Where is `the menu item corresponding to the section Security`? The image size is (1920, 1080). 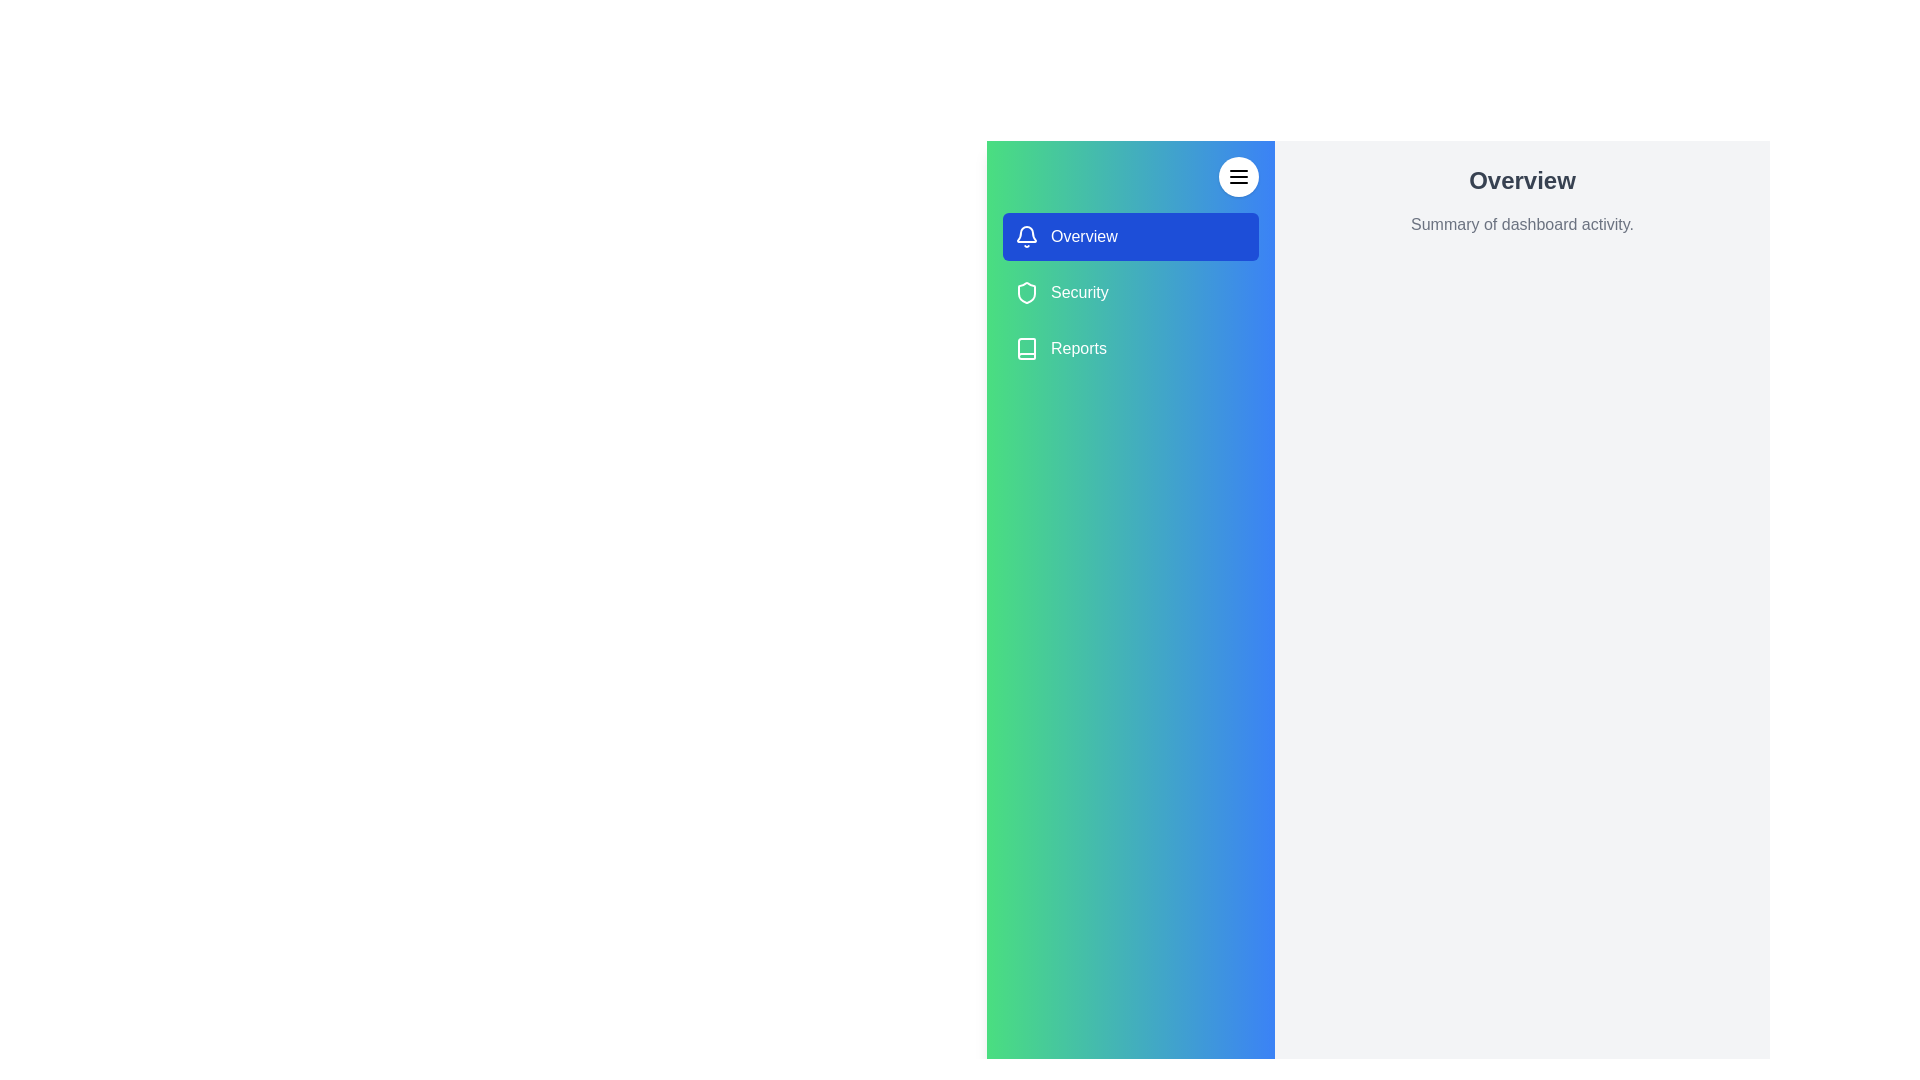 the menu item corresponding to the section Security is located at coordinates (1131, 293).